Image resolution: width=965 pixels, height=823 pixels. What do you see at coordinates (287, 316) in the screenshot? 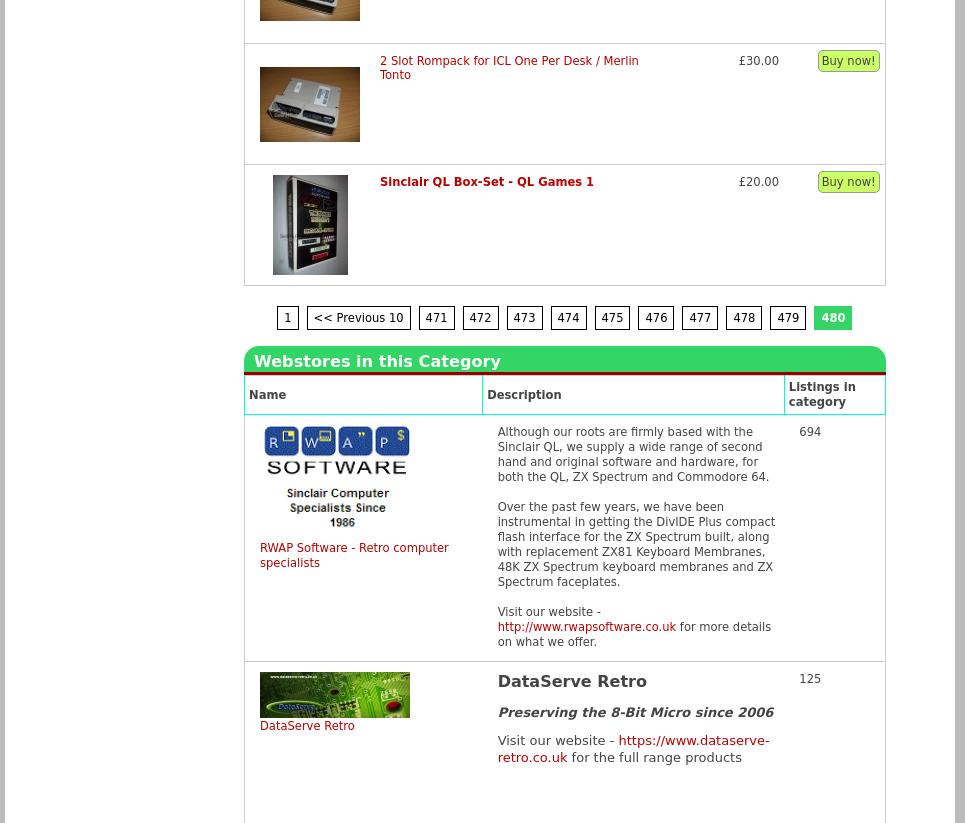
I see `'1'` at bounding box center [287, 316].